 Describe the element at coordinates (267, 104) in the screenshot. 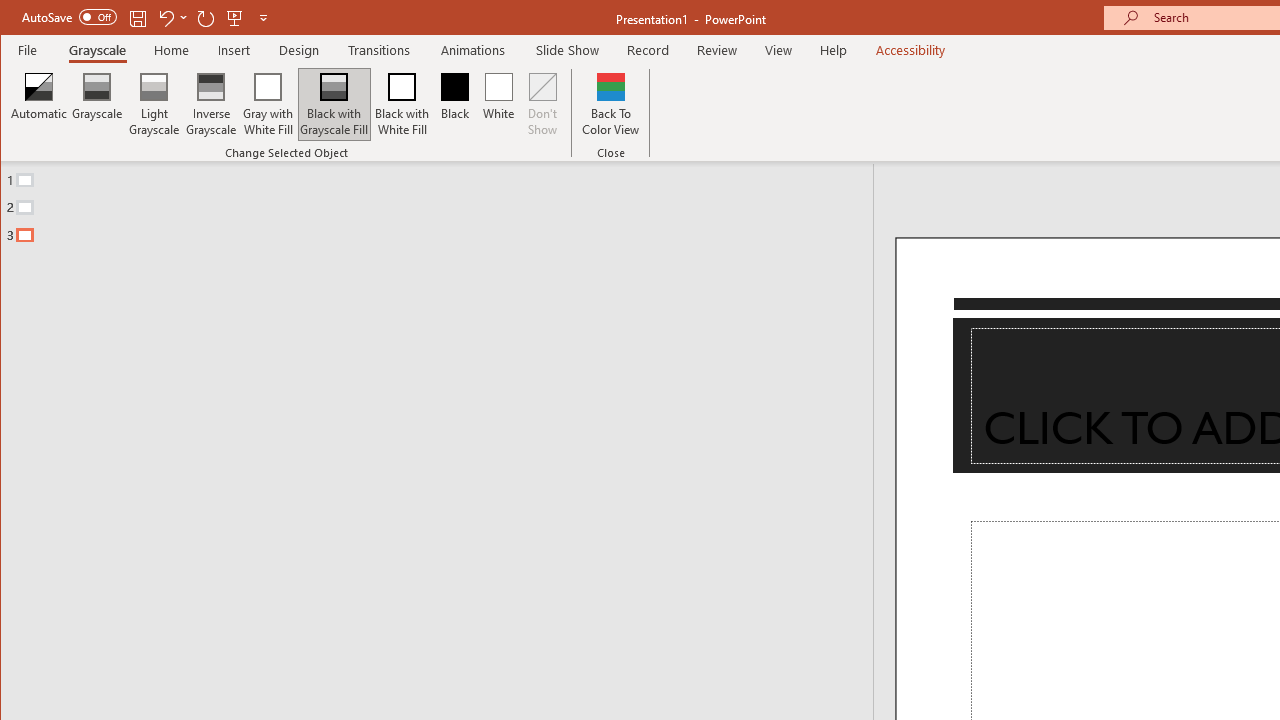

I see `'Gray with White Fill'` at that location.